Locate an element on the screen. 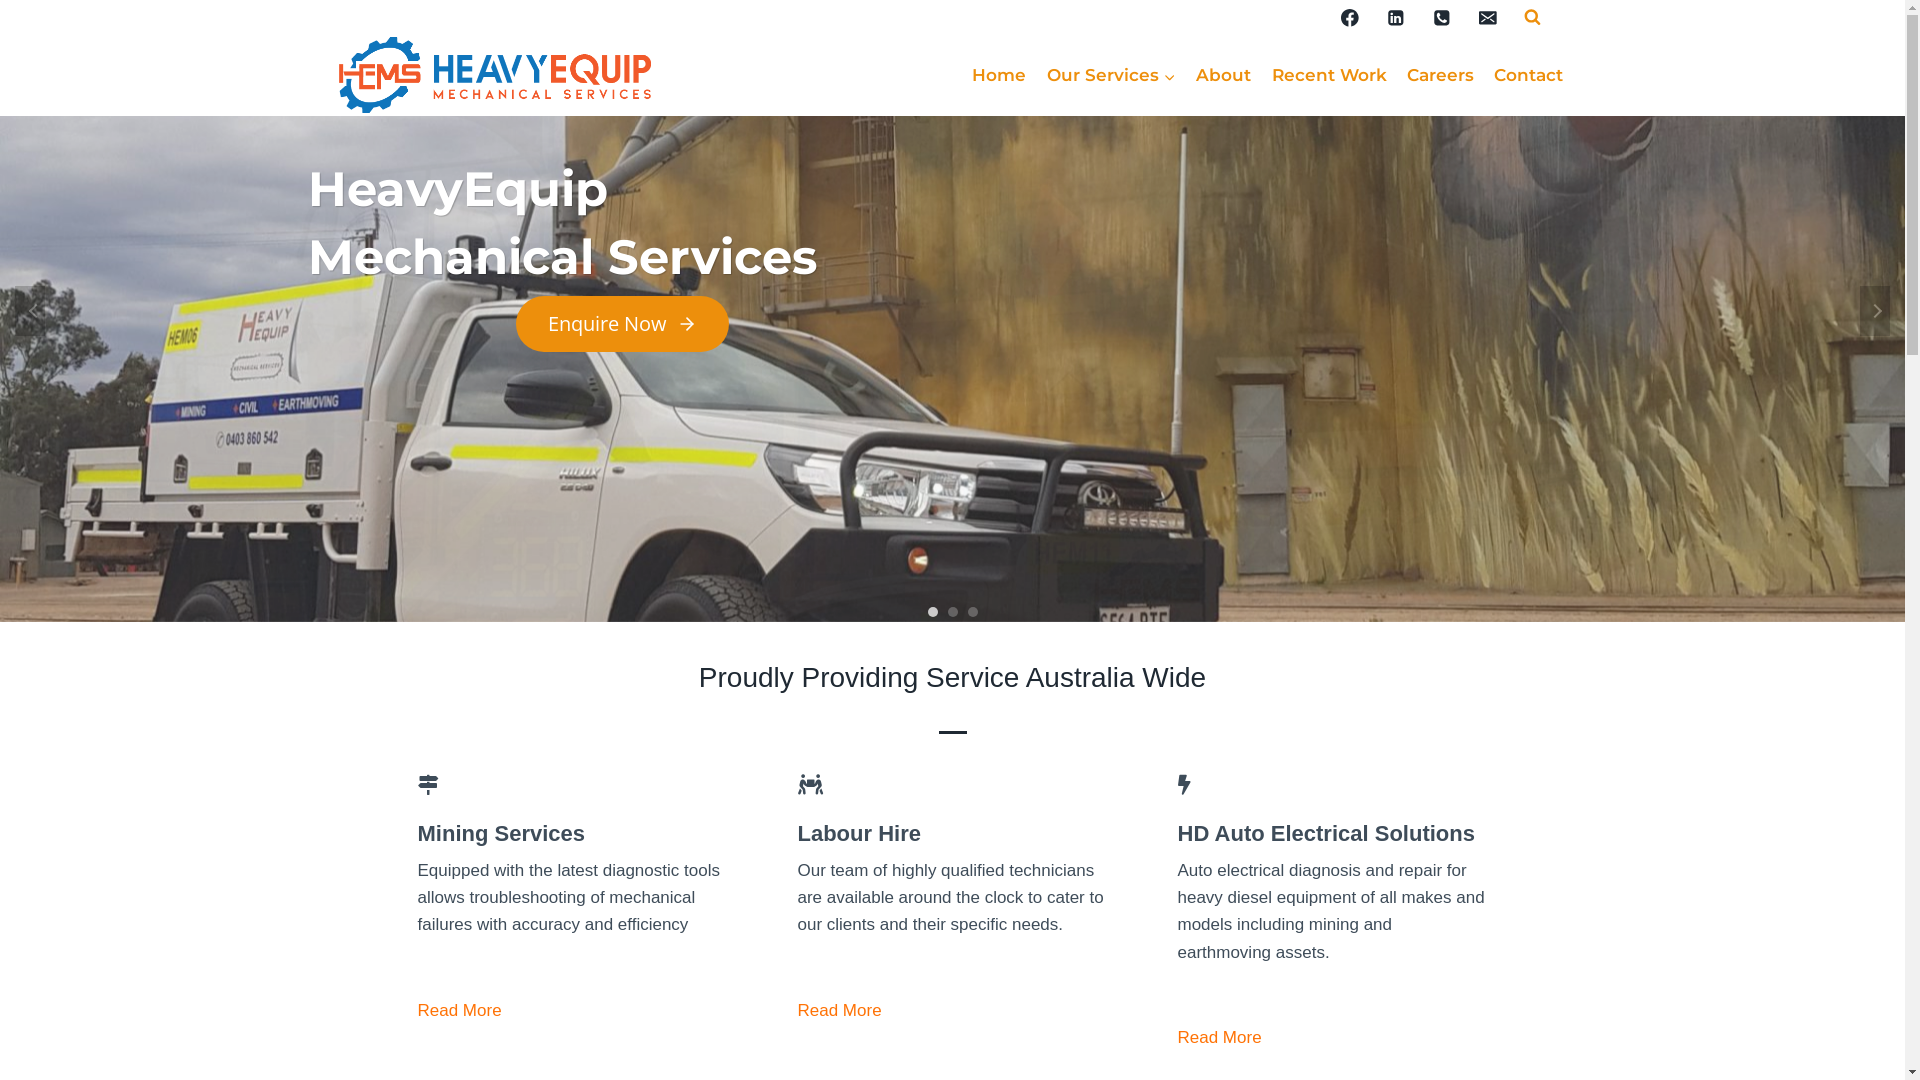 The height and width of the screenshot is (1080, 1920). 'Read More' is located at coordinates (1218, 1036).